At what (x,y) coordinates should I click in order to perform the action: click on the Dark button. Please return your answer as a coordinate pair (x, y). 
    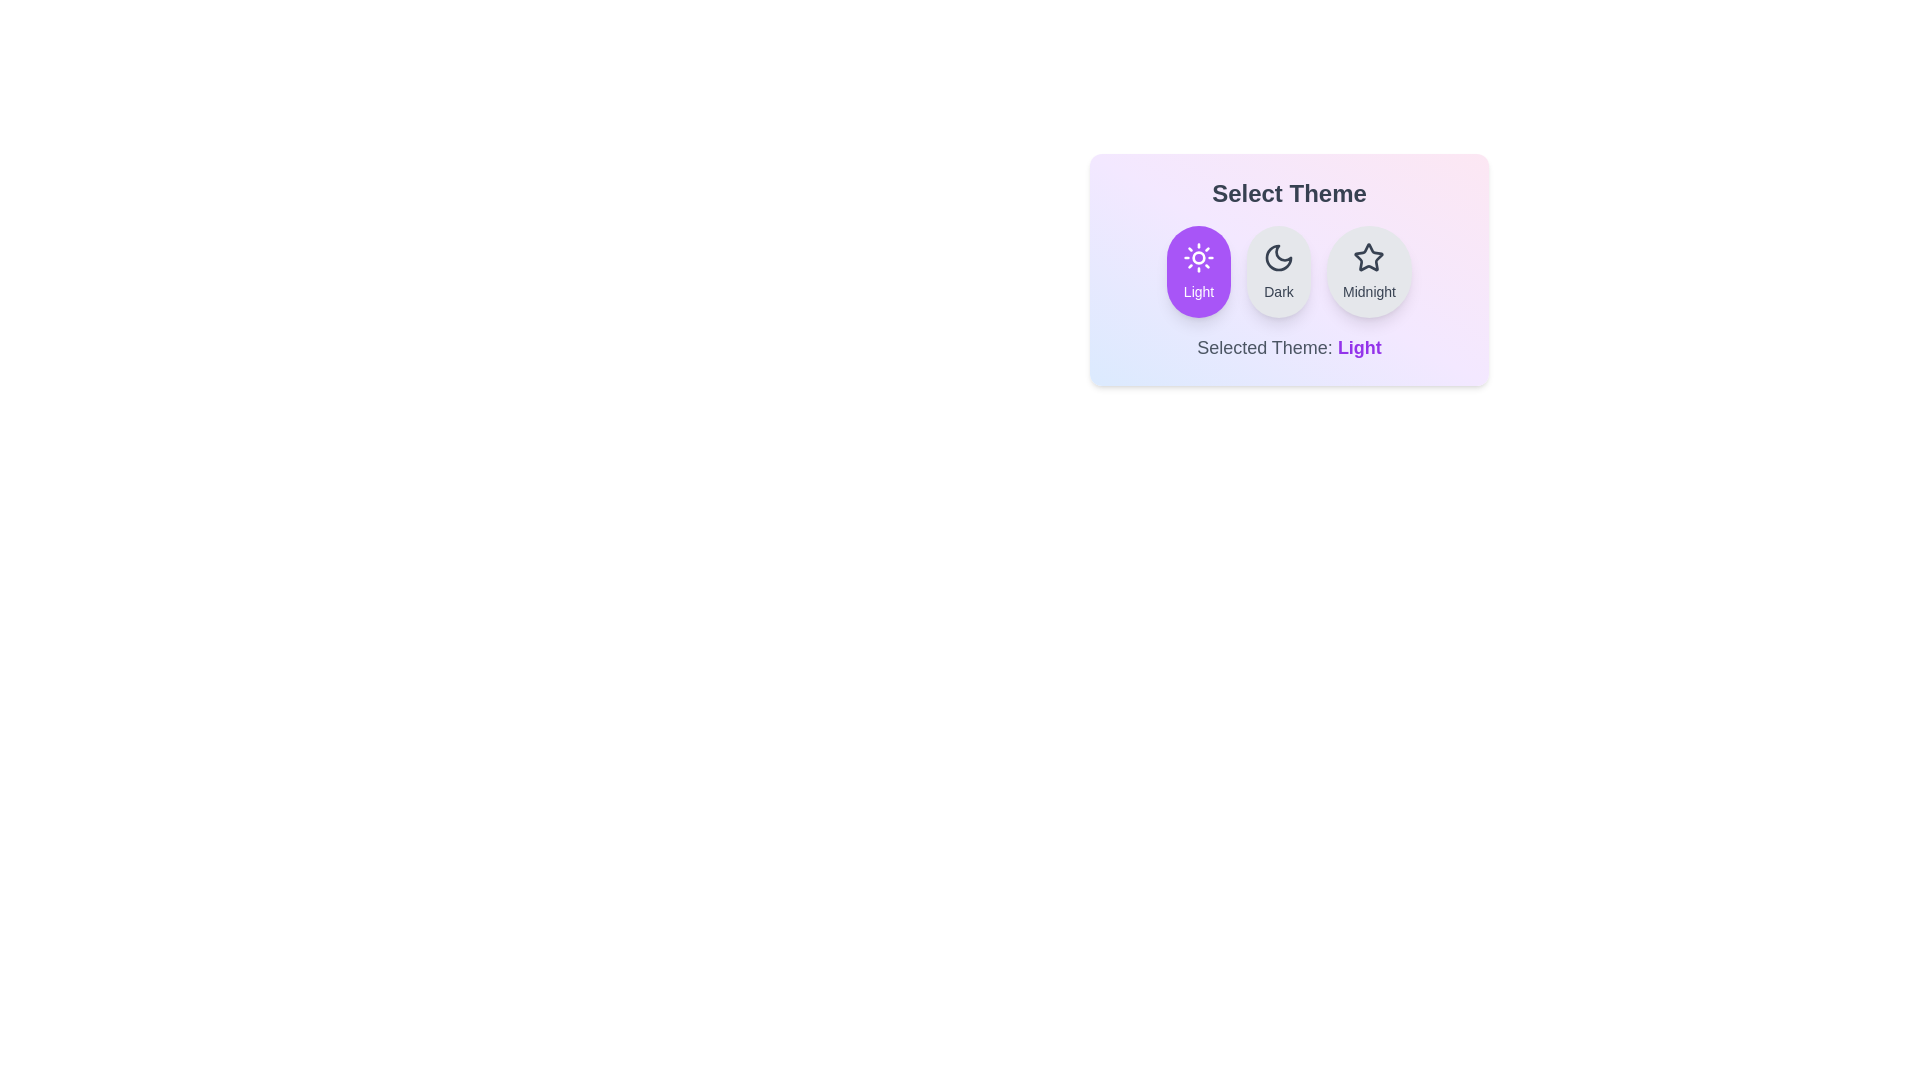
    Looking at the image, I should click on (1278, 272).